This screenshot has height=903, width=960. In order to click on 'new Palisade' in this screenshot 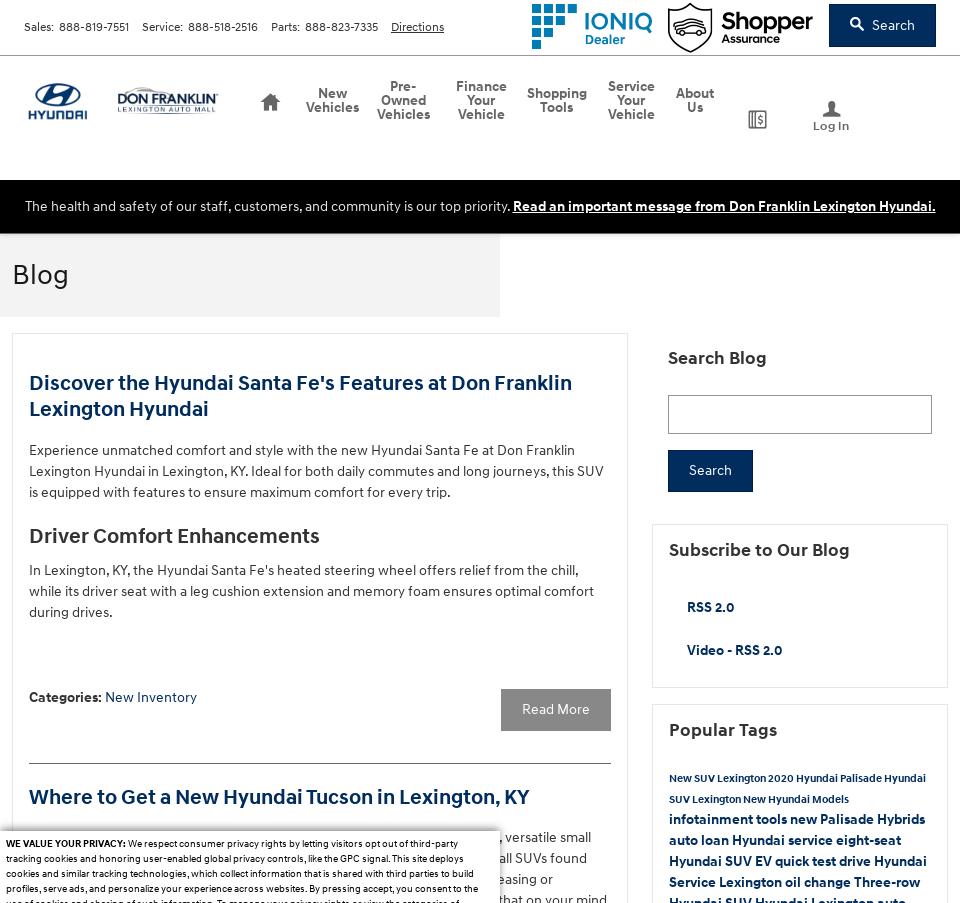, I will do `click(833, 817)`.